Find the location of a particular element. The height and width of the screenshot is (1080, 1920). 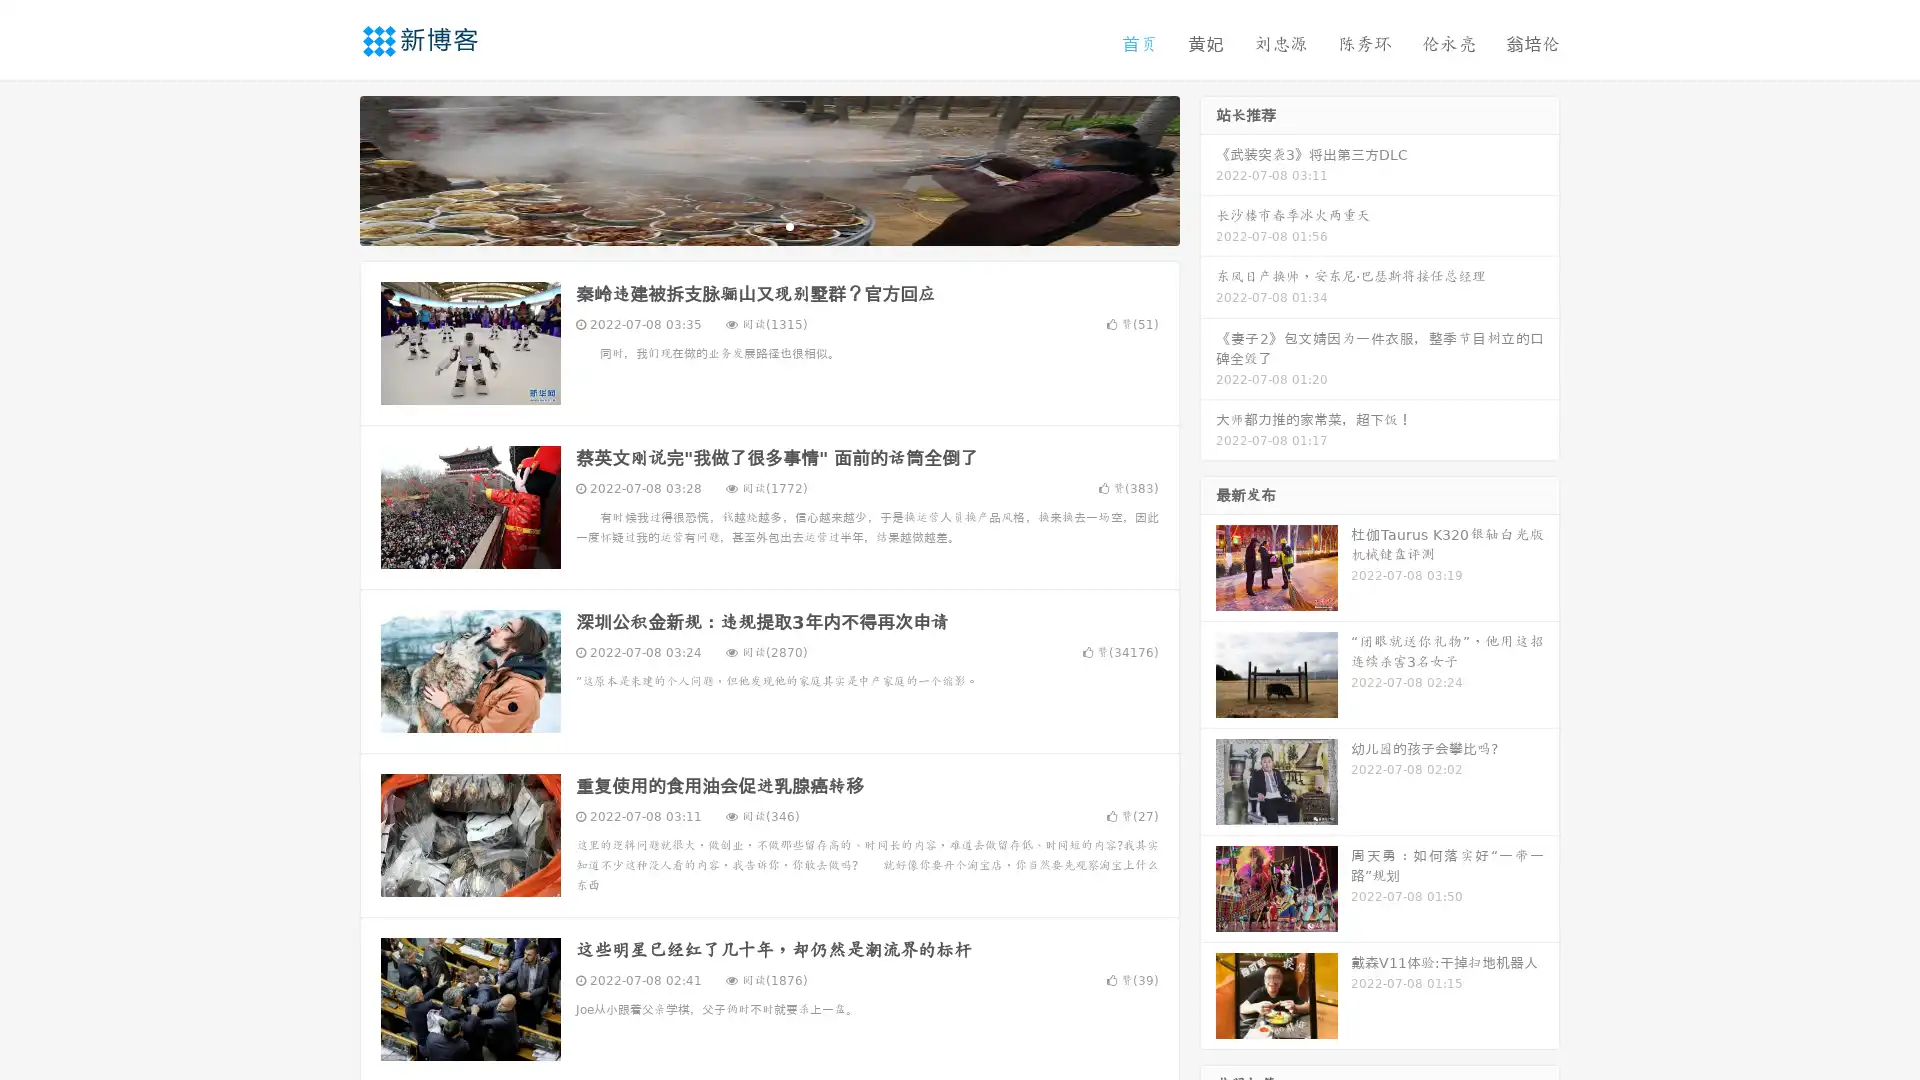

Go to slide 3 is located at coordinates (789, 225).